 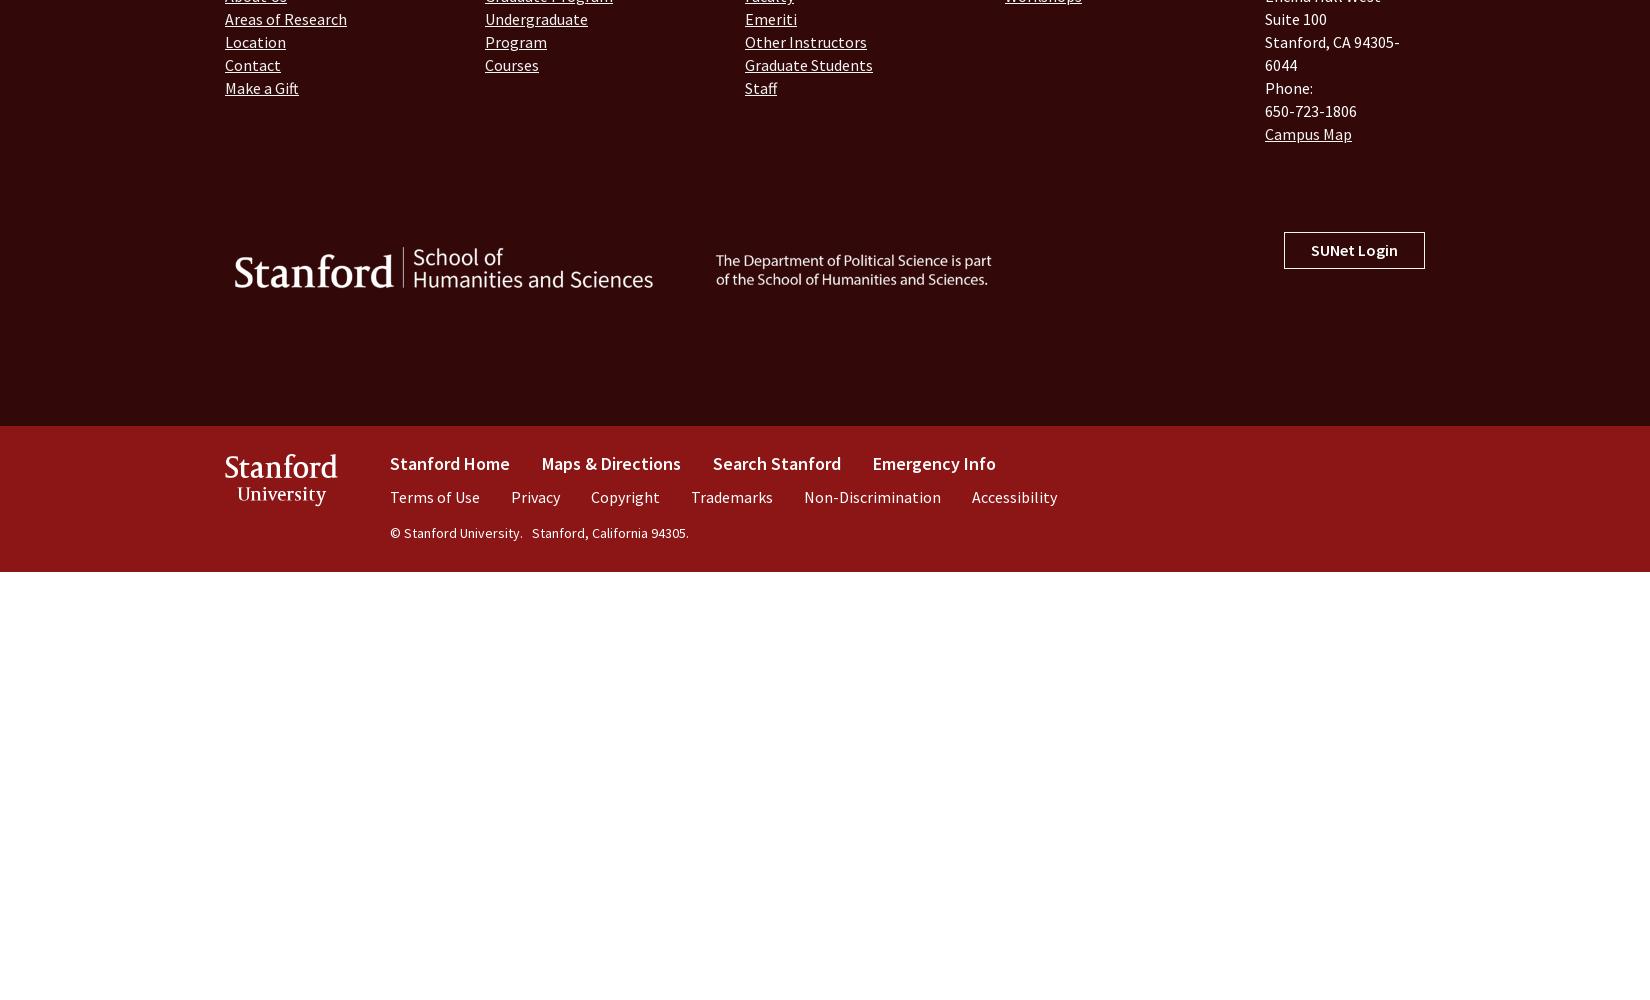 I want to click on 'University', so click(x=281, y=494).